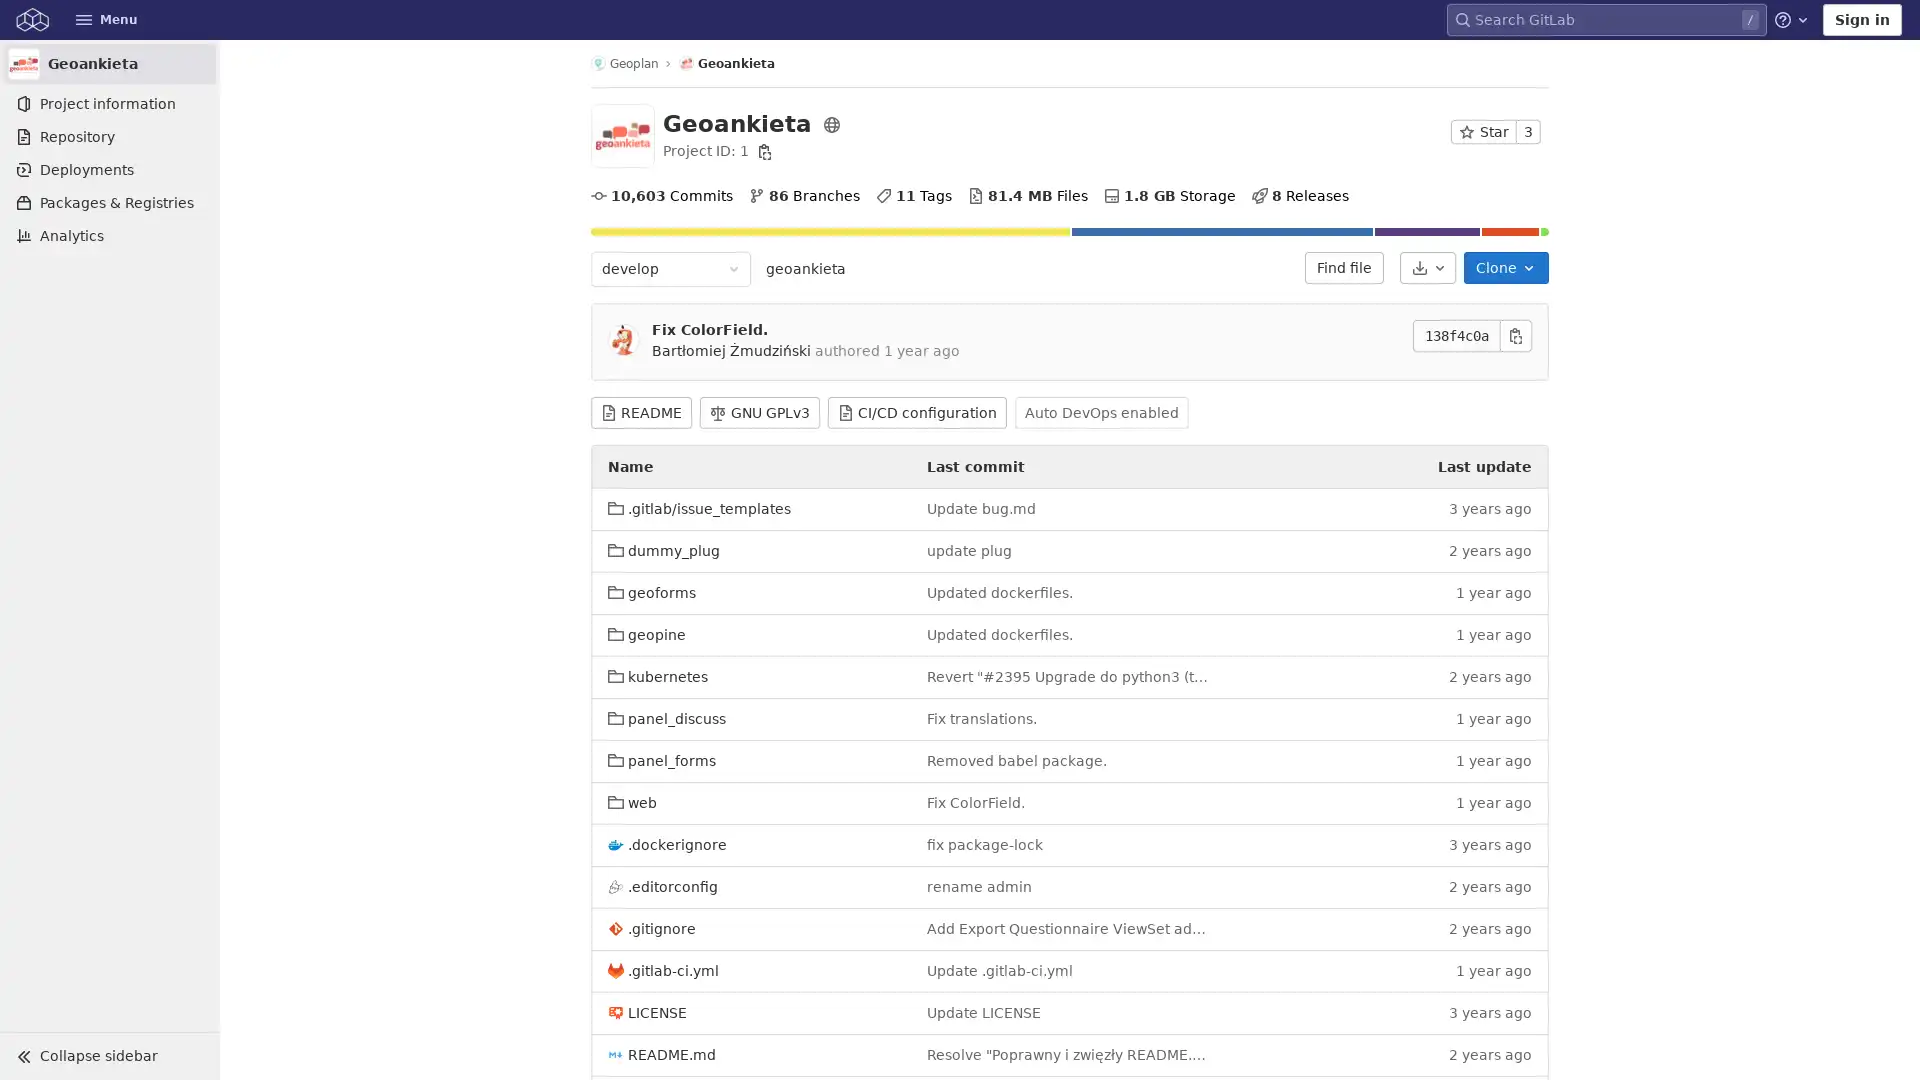  I want to click on Copy commit SHA, so click(1516, 334).